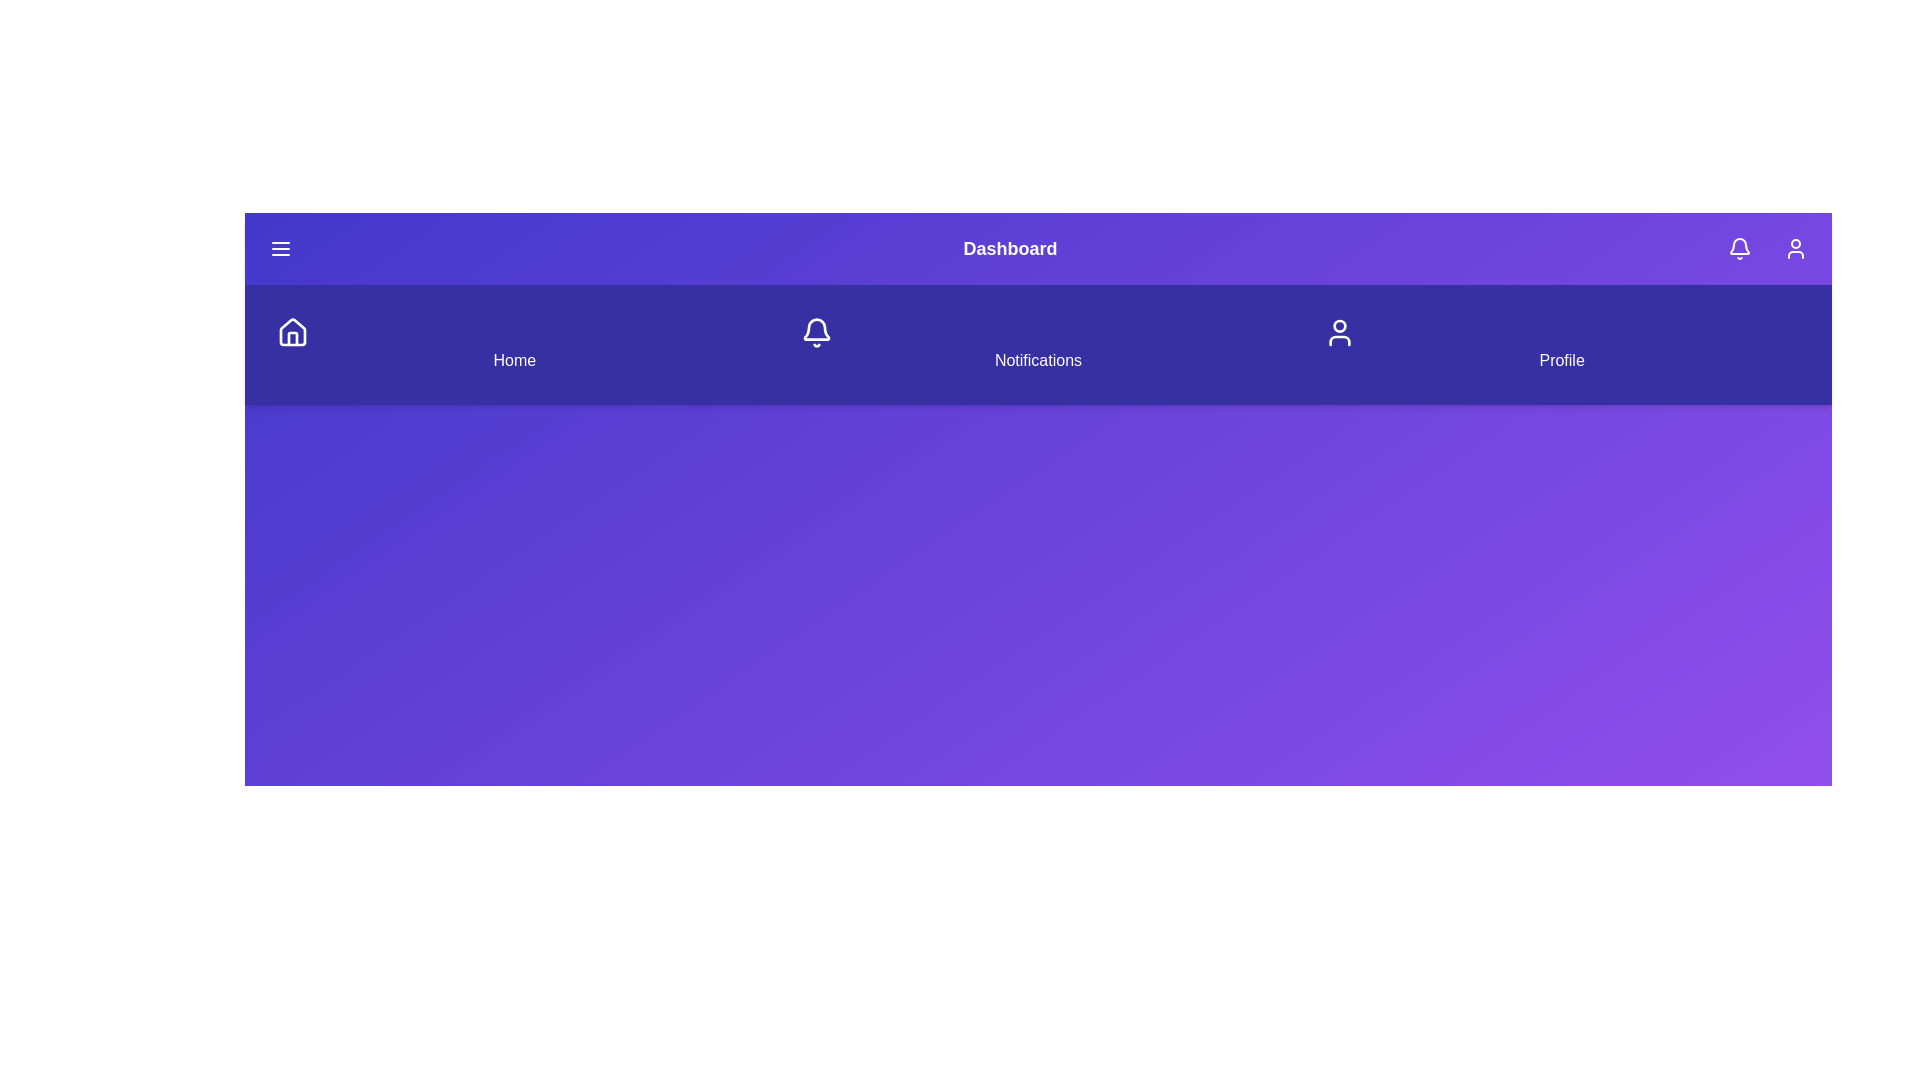  Describe the element at coordinates (513, 343) in the screenshot. I see `the Home navigation item` at that location.